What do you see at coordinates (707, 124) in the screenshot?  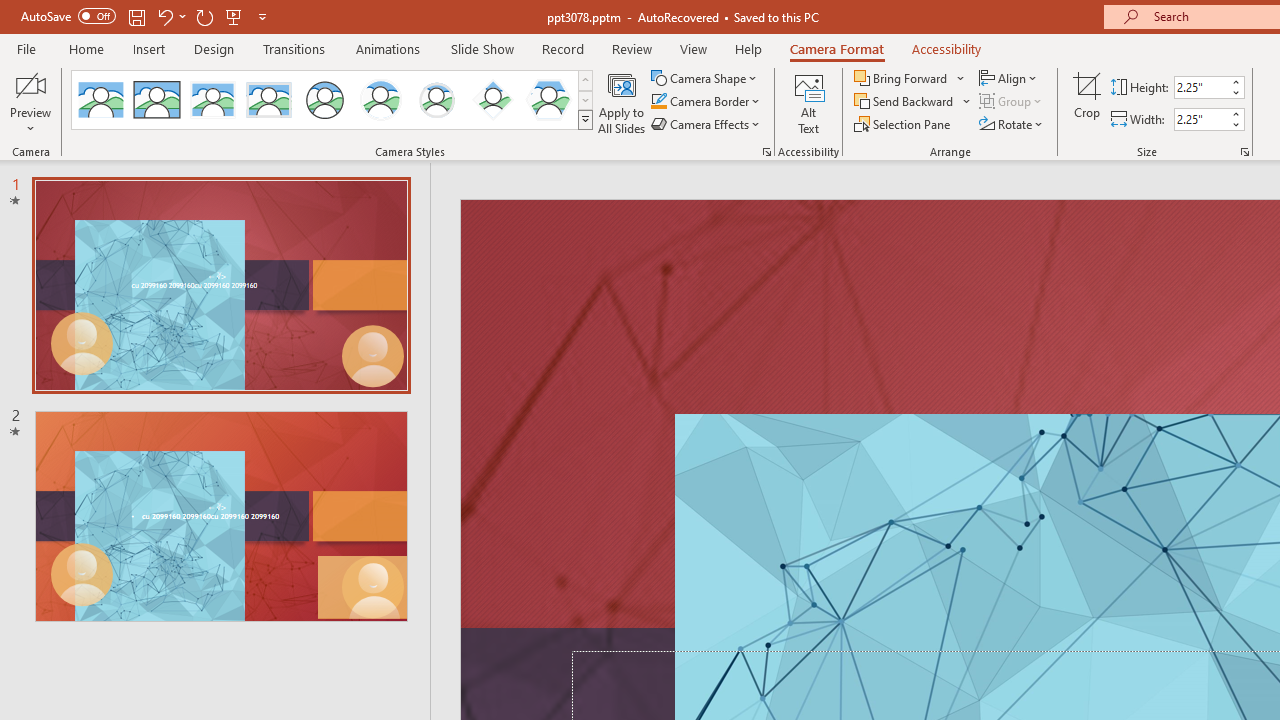 I see `'Camera Effects'` at bounding box center [707, 124].